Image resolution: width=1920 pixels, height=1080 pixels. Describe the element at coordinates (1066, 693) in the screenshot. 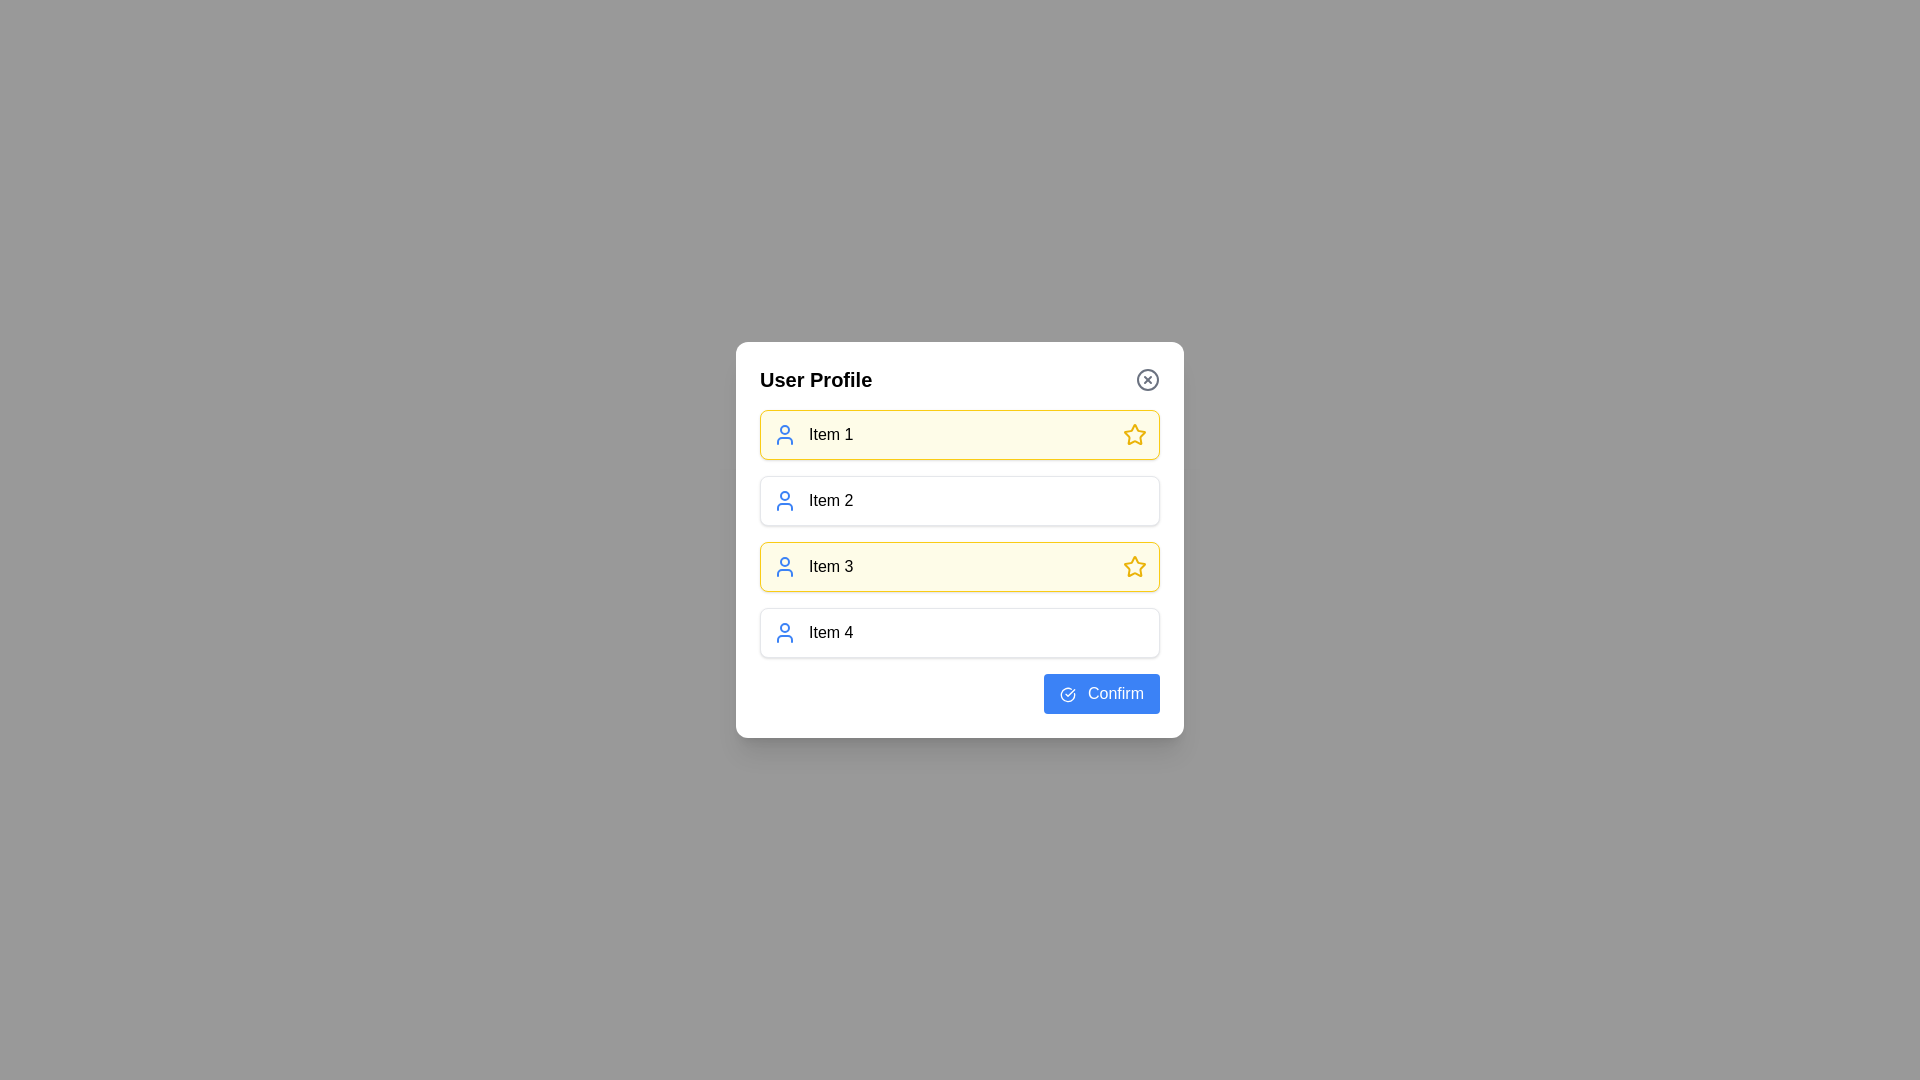

I see `the small circular blue checkmark icon located to the left of the 'Confirm' text inside the blue rectangular button at the bottom right corner of the modal dialog` at that location.